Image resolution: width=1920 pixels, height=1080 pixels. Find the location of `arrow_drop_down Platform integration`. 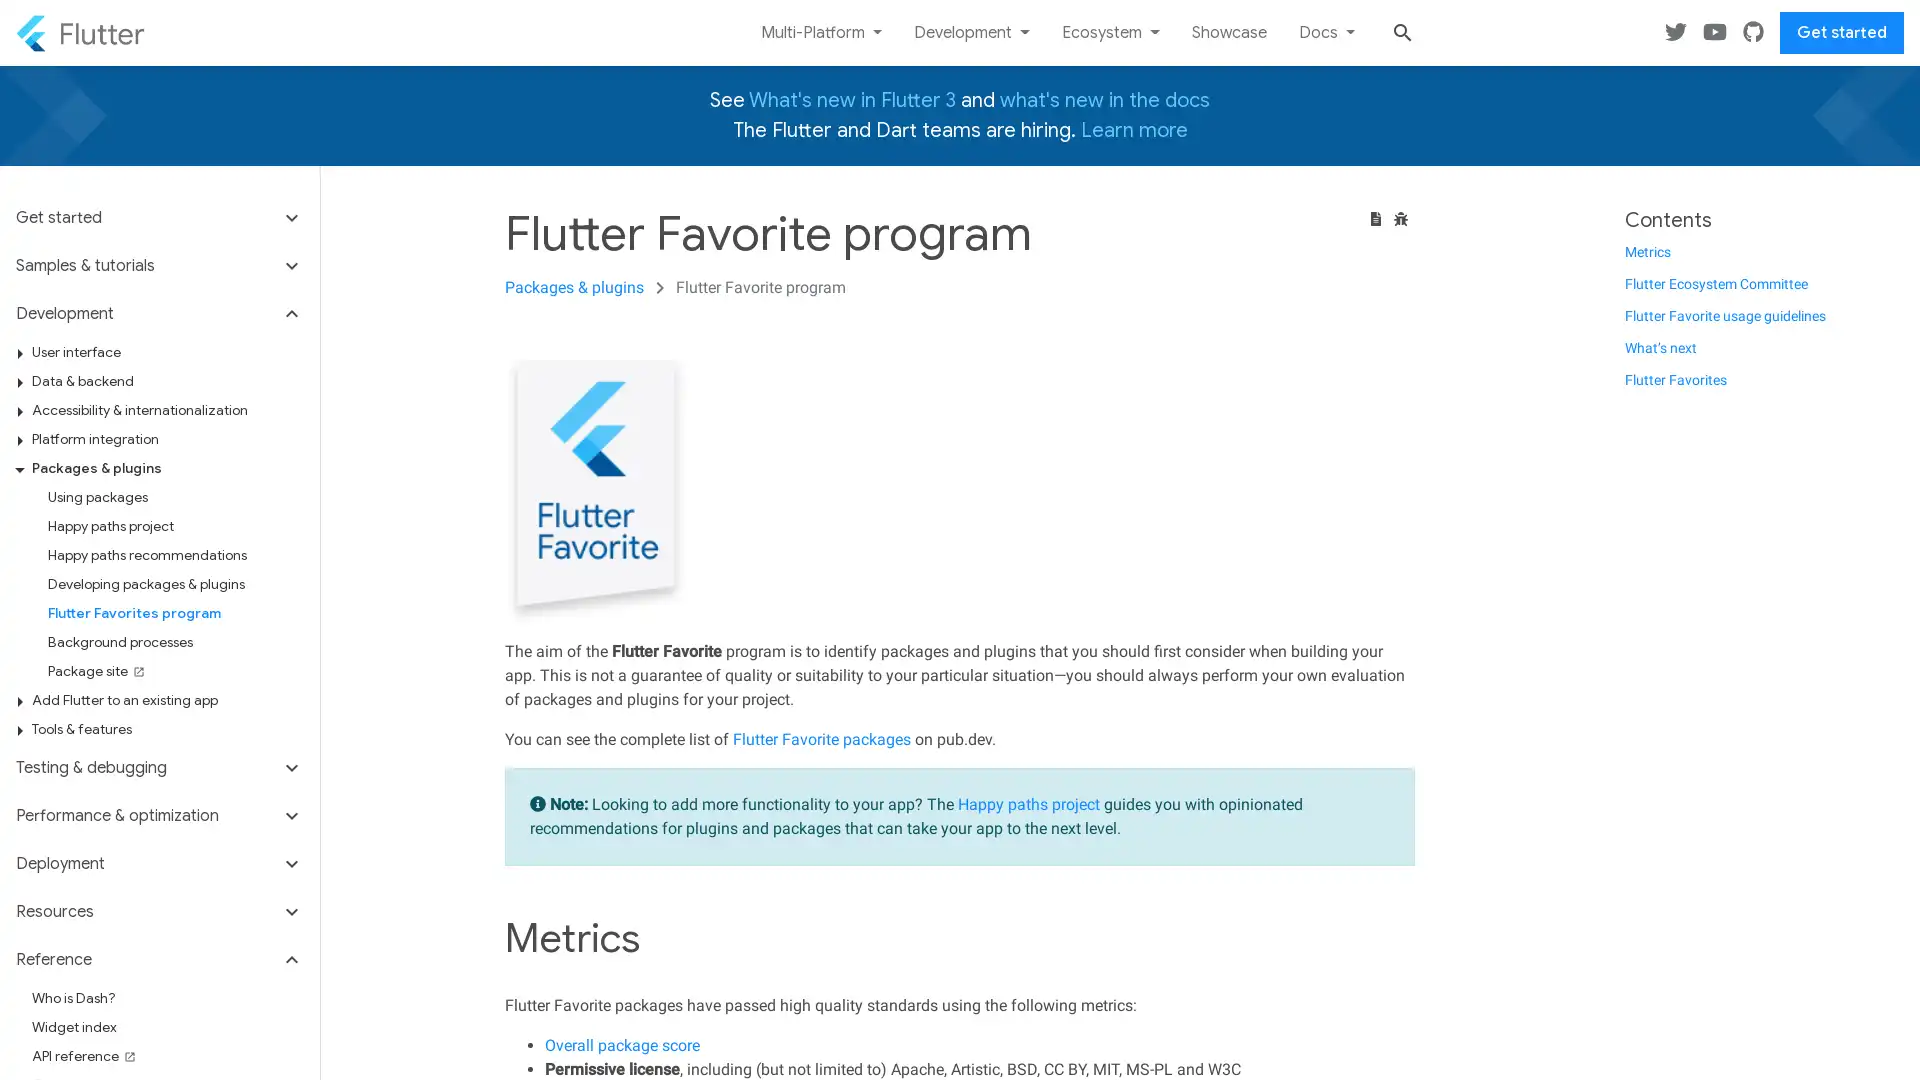

arrow_drop_down Platform integration is located at coordinates (167, 438).